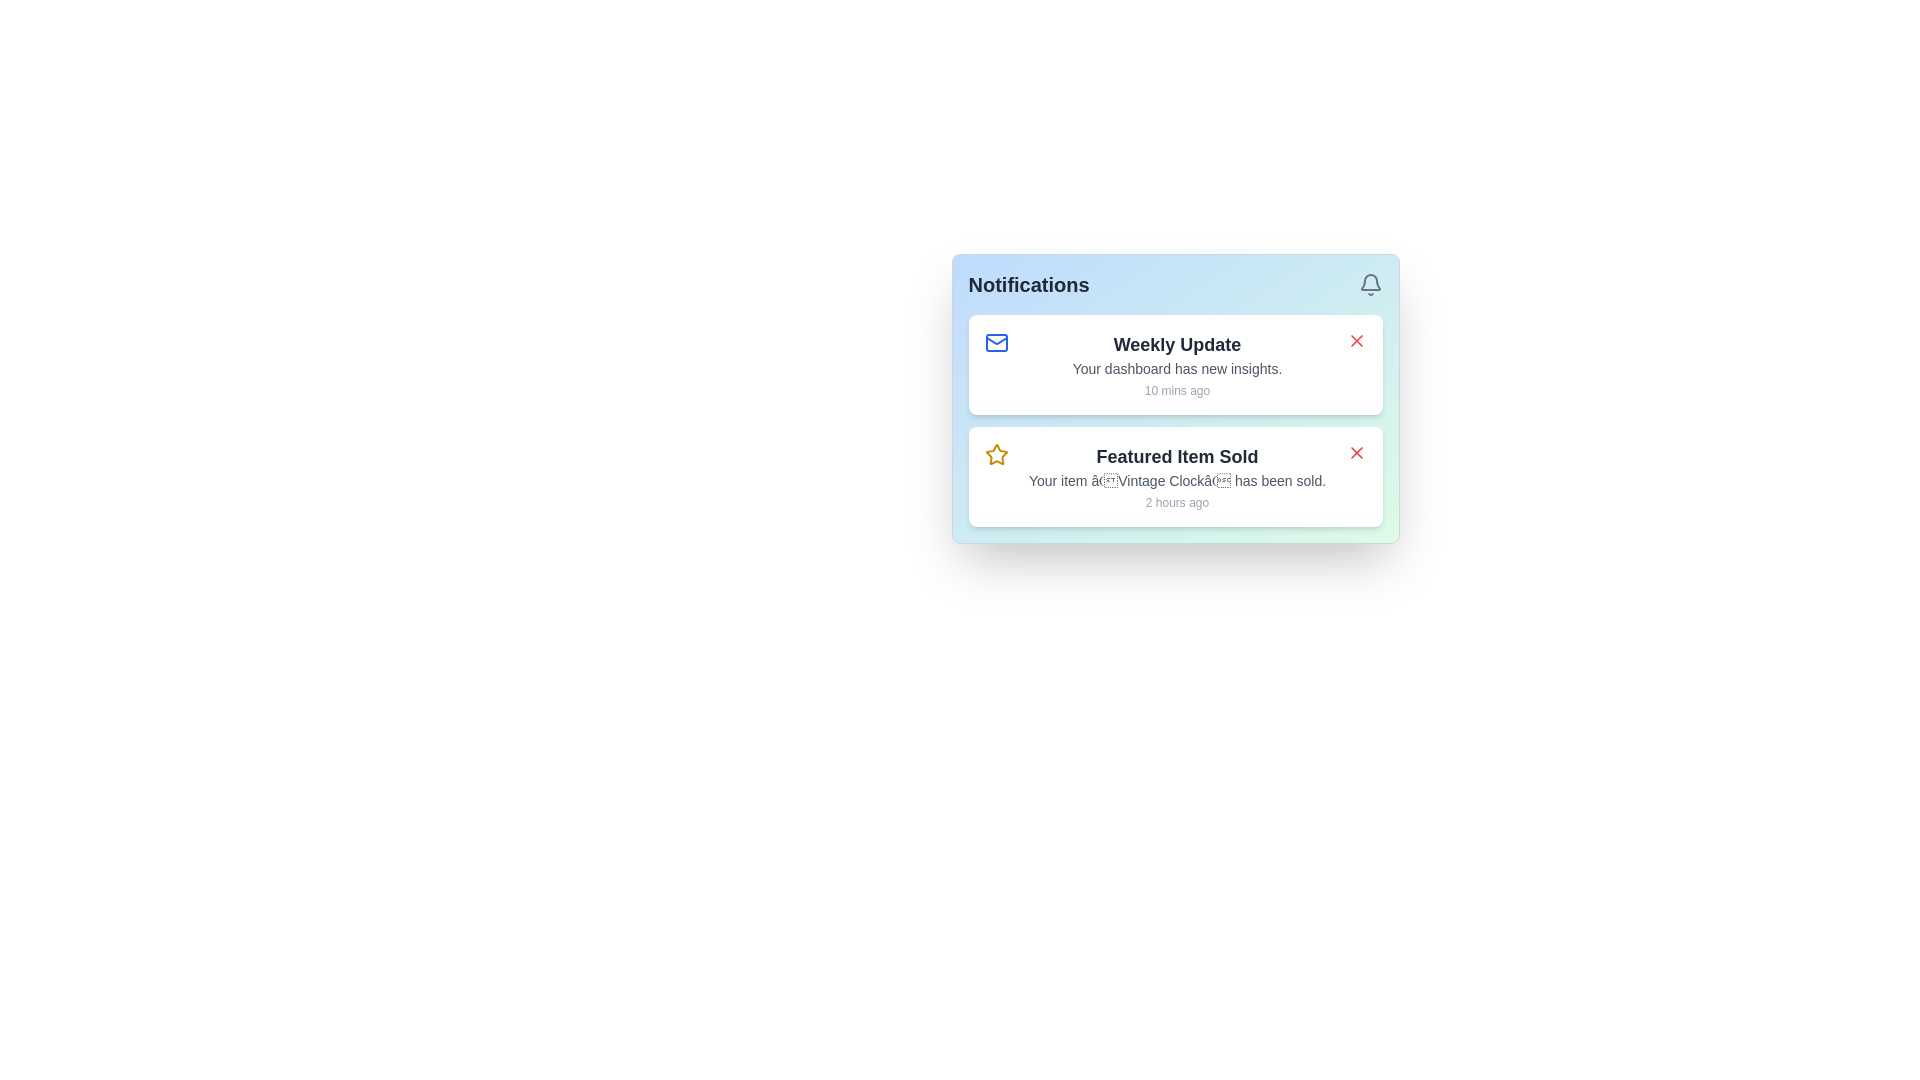 The height and width of the screenshot is (1080, 1920). Describe the element at coordinates (1369, 285) in the screenshot. I see `the bell icon with a gray outline, located in the upper-right corner of the 'Notifications' panel next to the 'Notifications' text header` at that location.